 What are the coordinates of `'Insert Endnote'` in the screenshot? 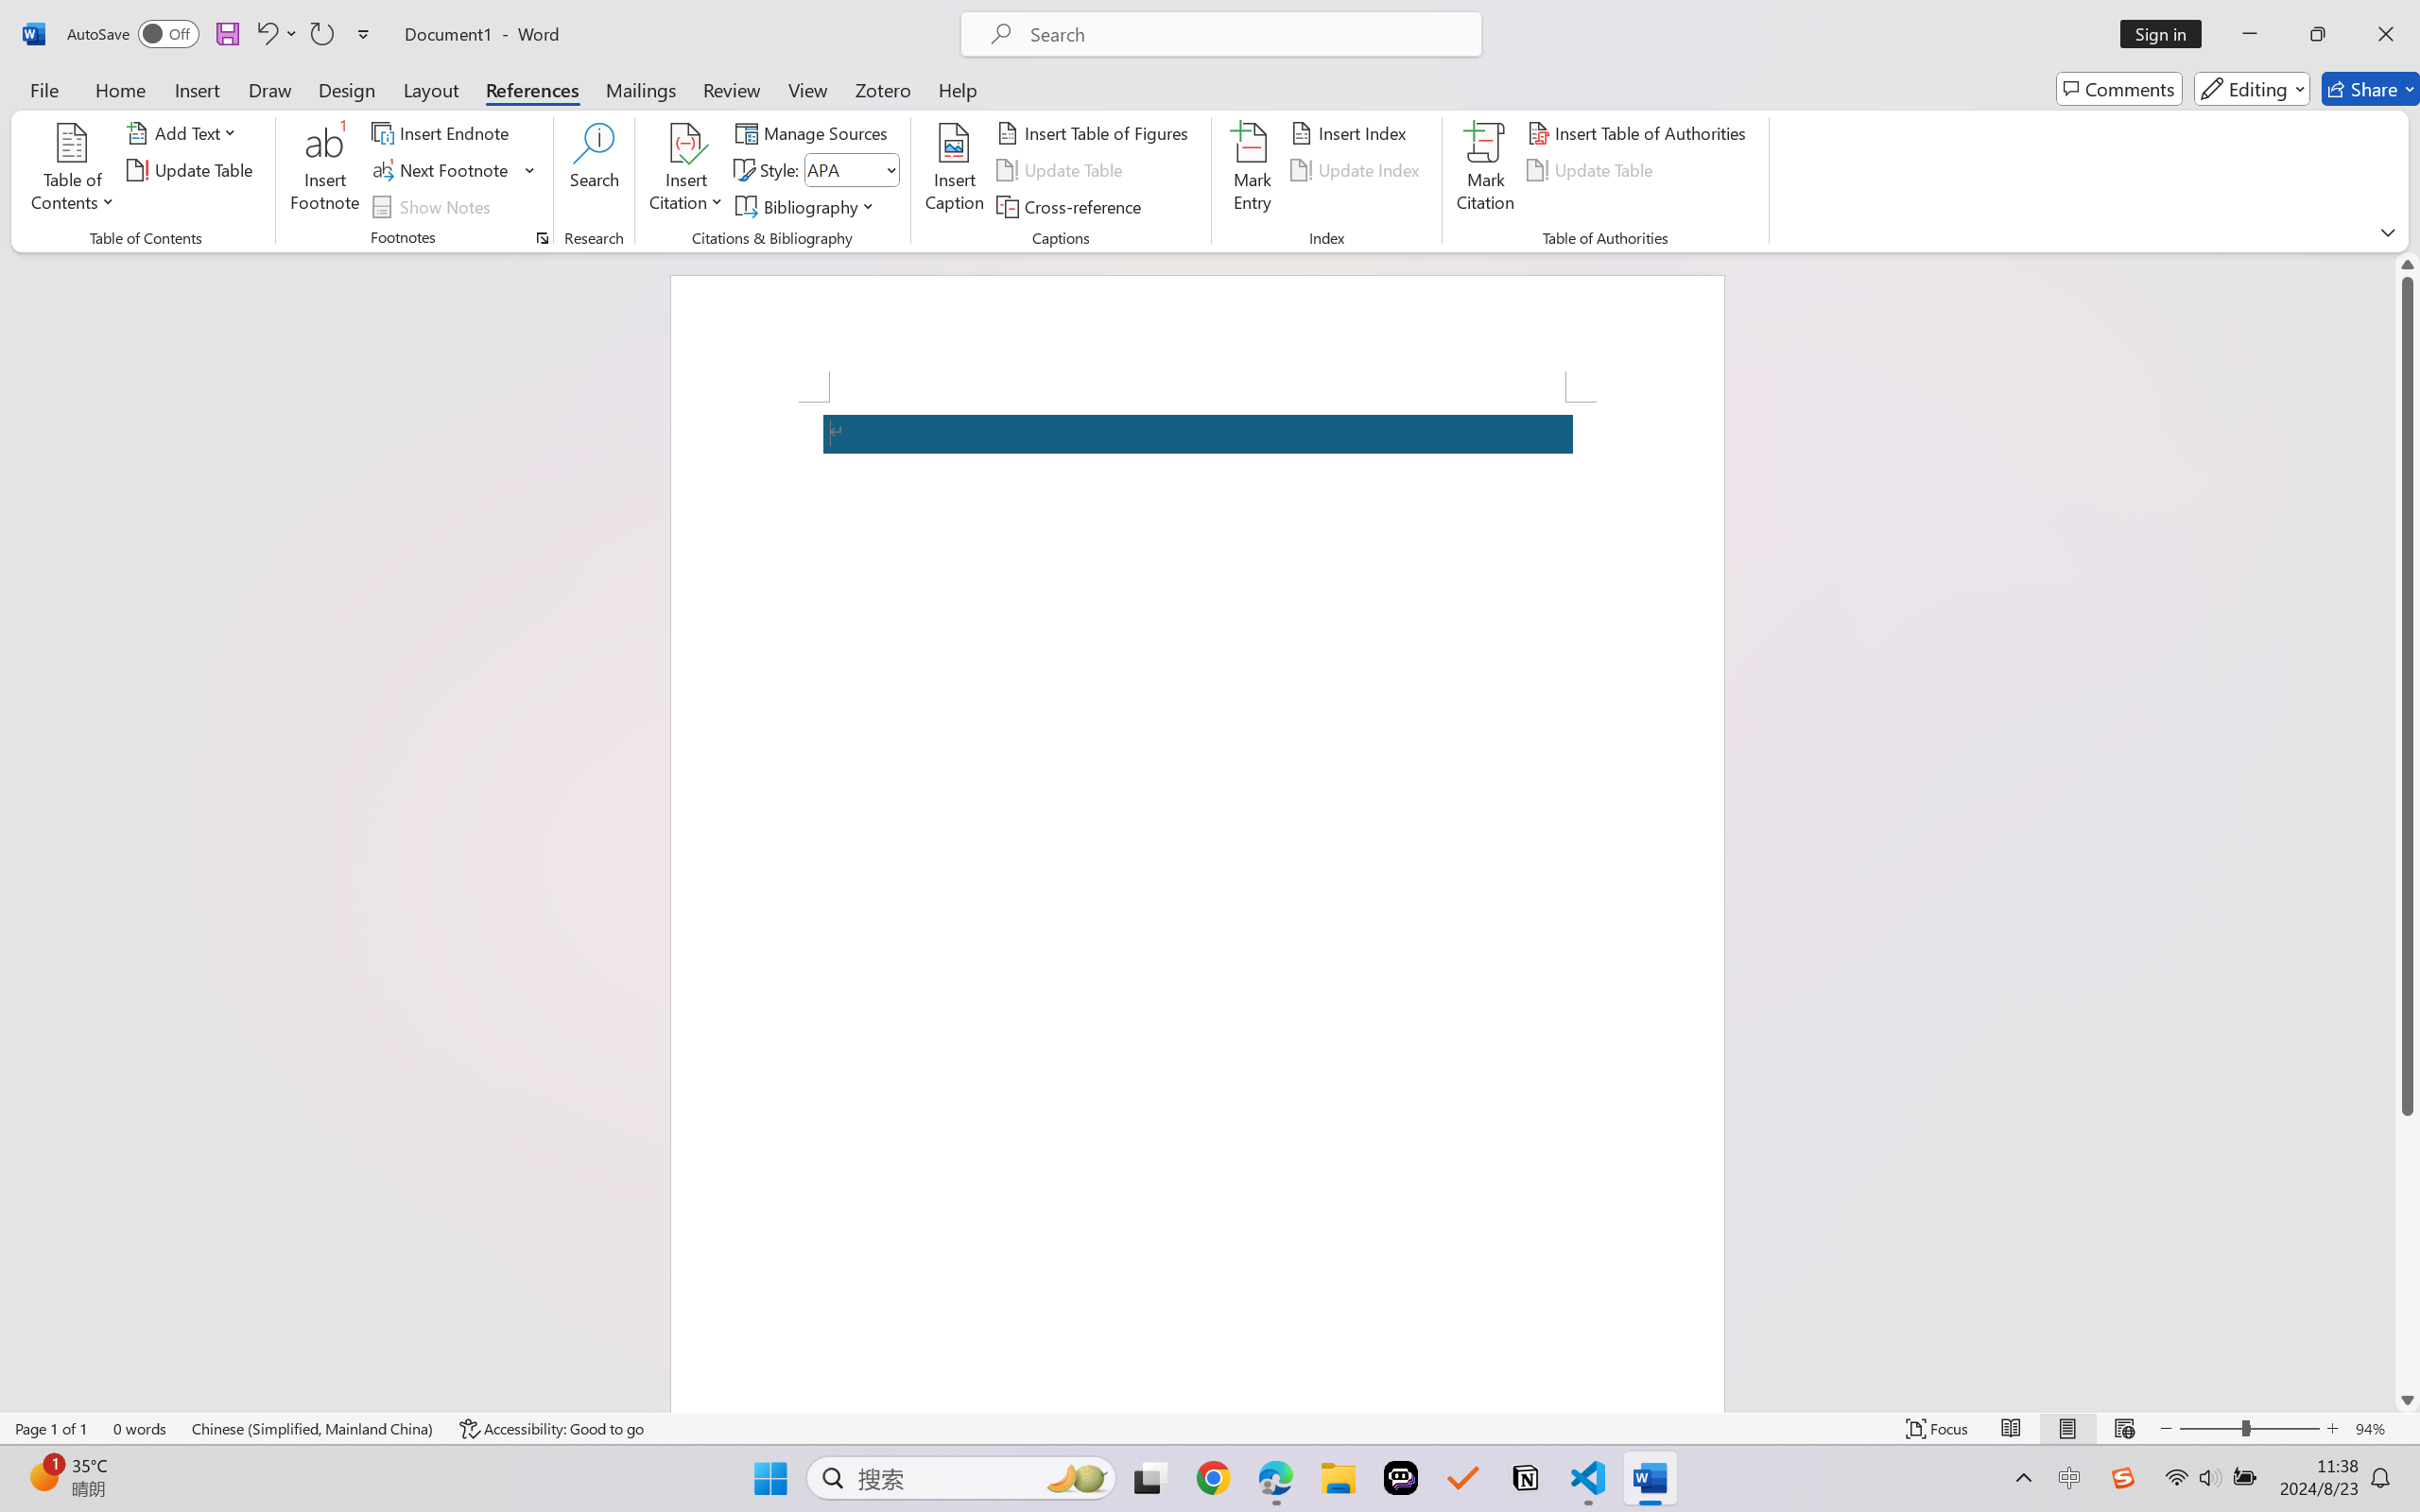 It's located at (441, 131).